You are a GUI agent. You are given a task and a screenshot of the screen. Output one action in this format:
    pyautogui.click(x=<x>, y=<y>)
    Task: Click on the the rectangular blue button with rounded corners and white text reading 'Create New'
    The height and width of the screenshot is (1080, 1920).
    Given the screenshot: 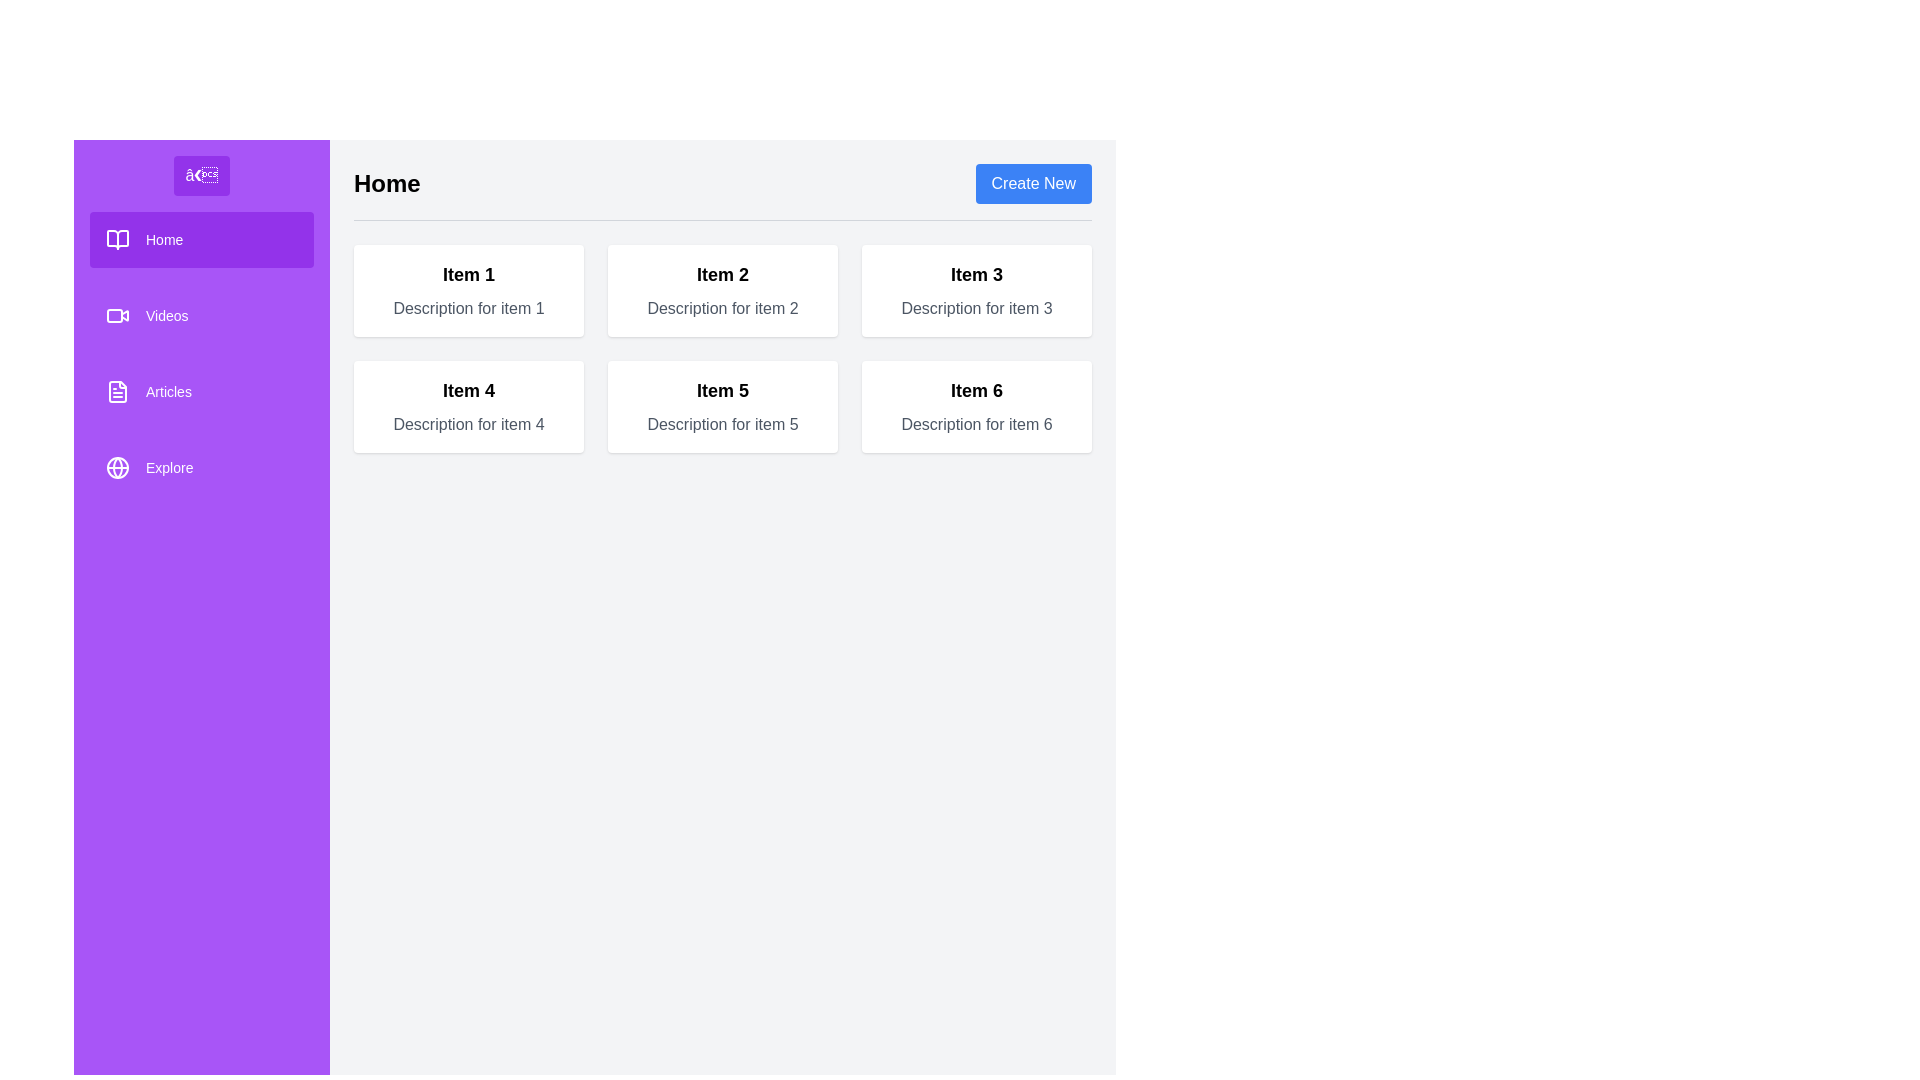 What is the action you would take?
    pyautogui.click(x=1033, y=184)
    